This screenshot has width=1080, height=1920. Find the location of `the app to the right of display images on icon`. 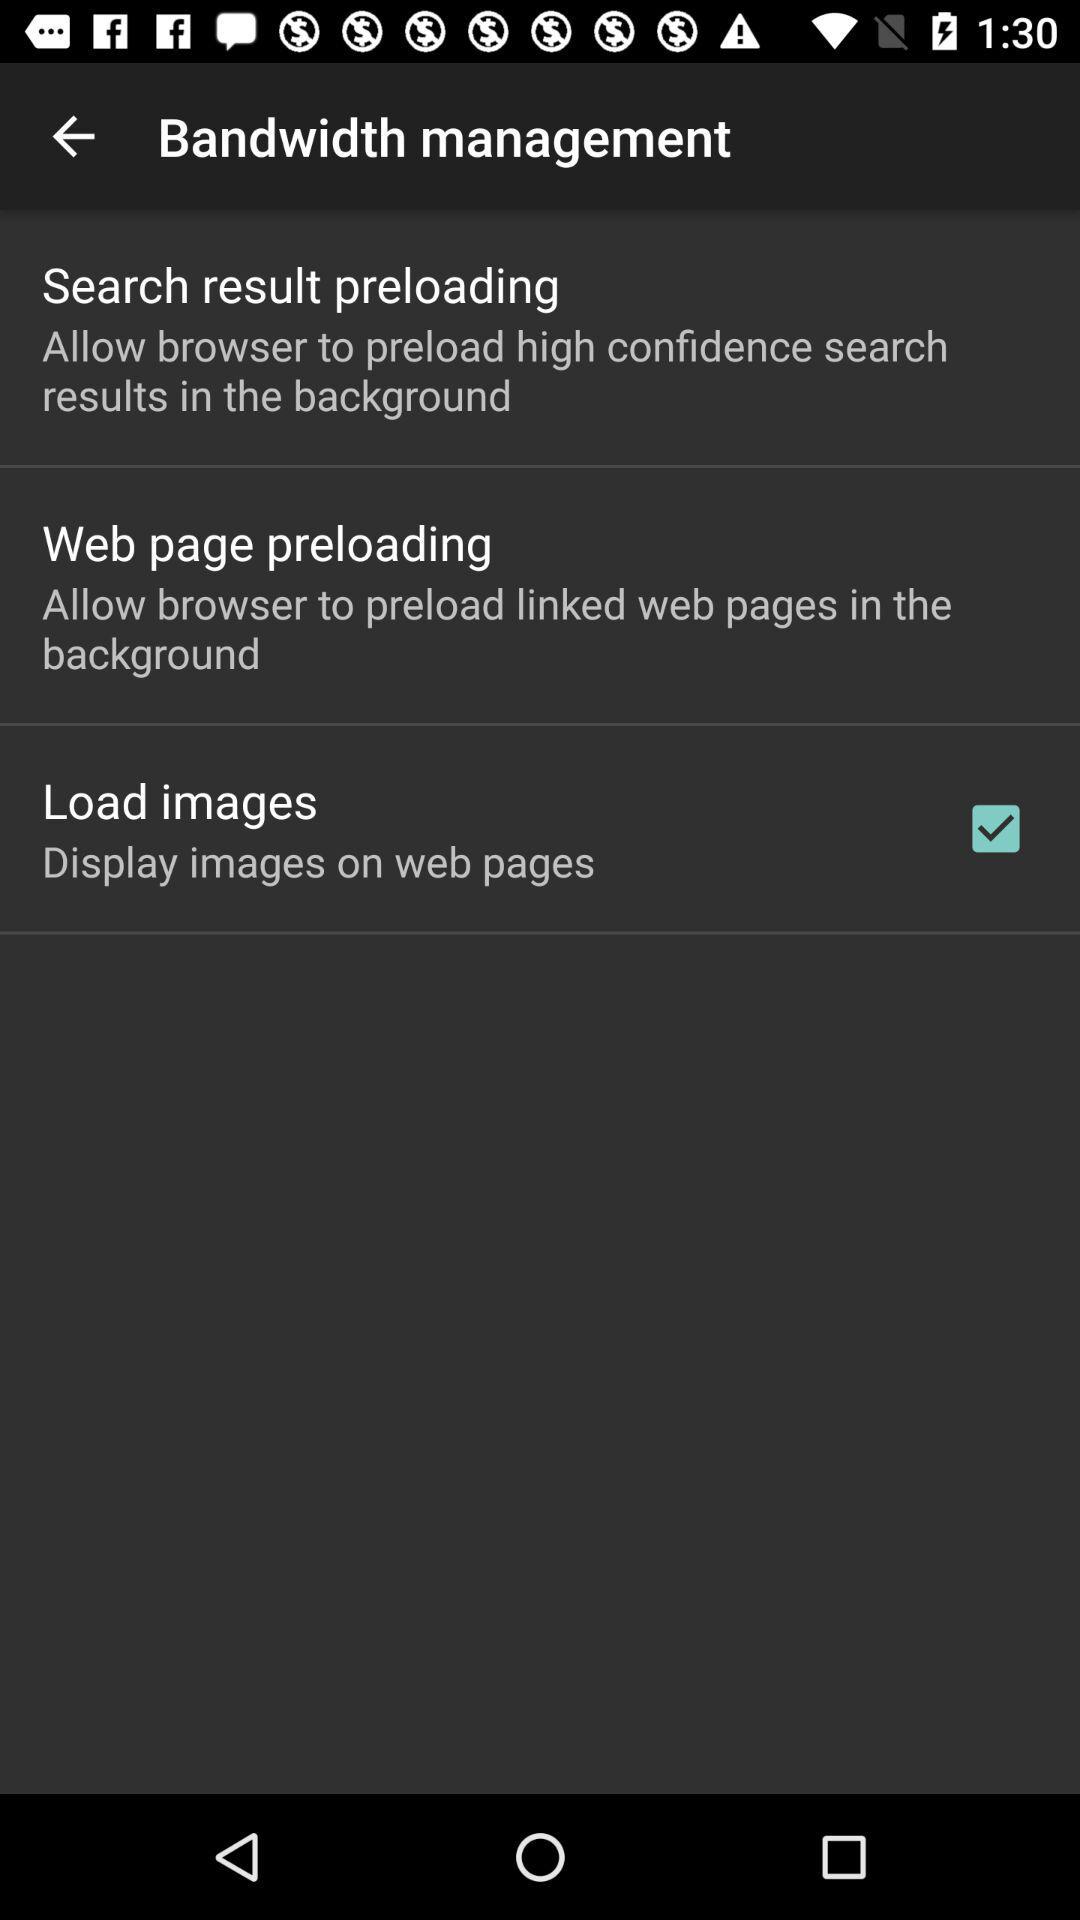

the app to the right of display images on icon is located at coordinates (995, 828).